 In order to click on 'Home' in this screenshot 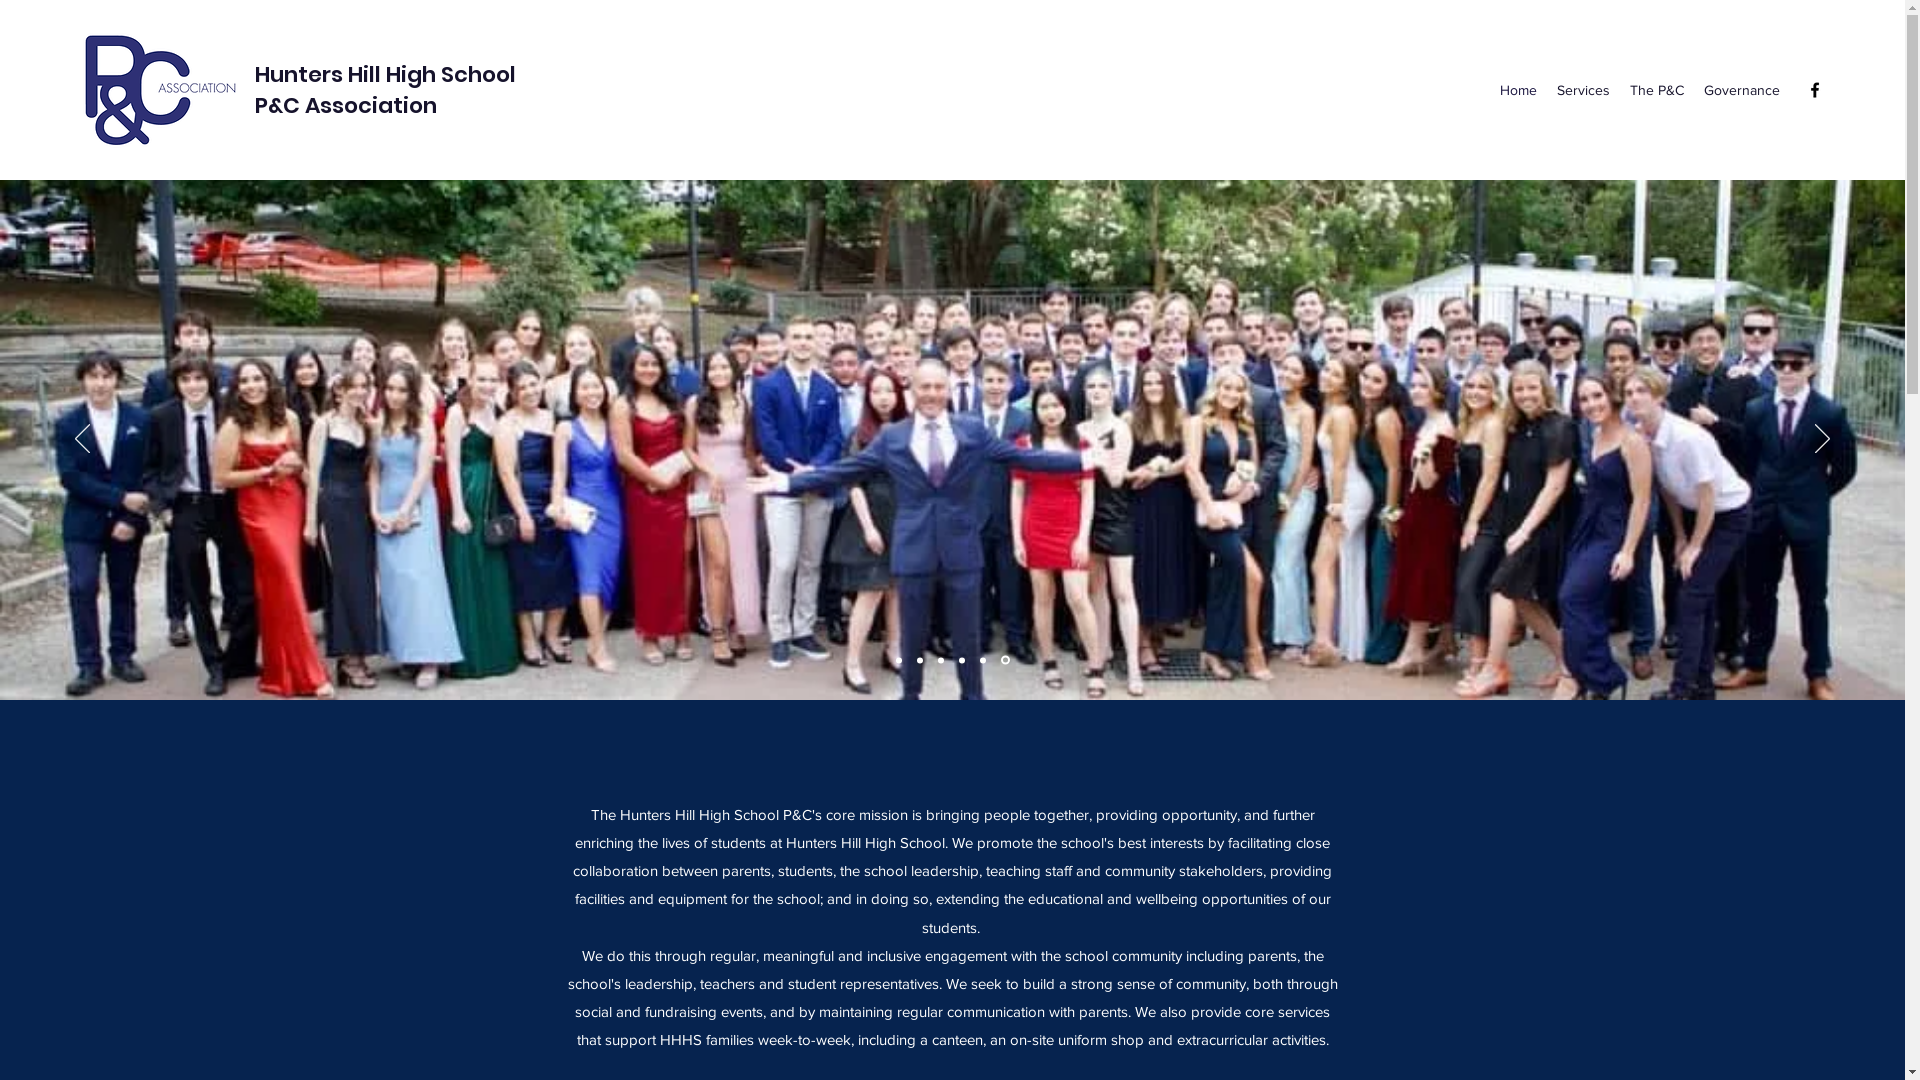, I will do `click(1518, 88)`.